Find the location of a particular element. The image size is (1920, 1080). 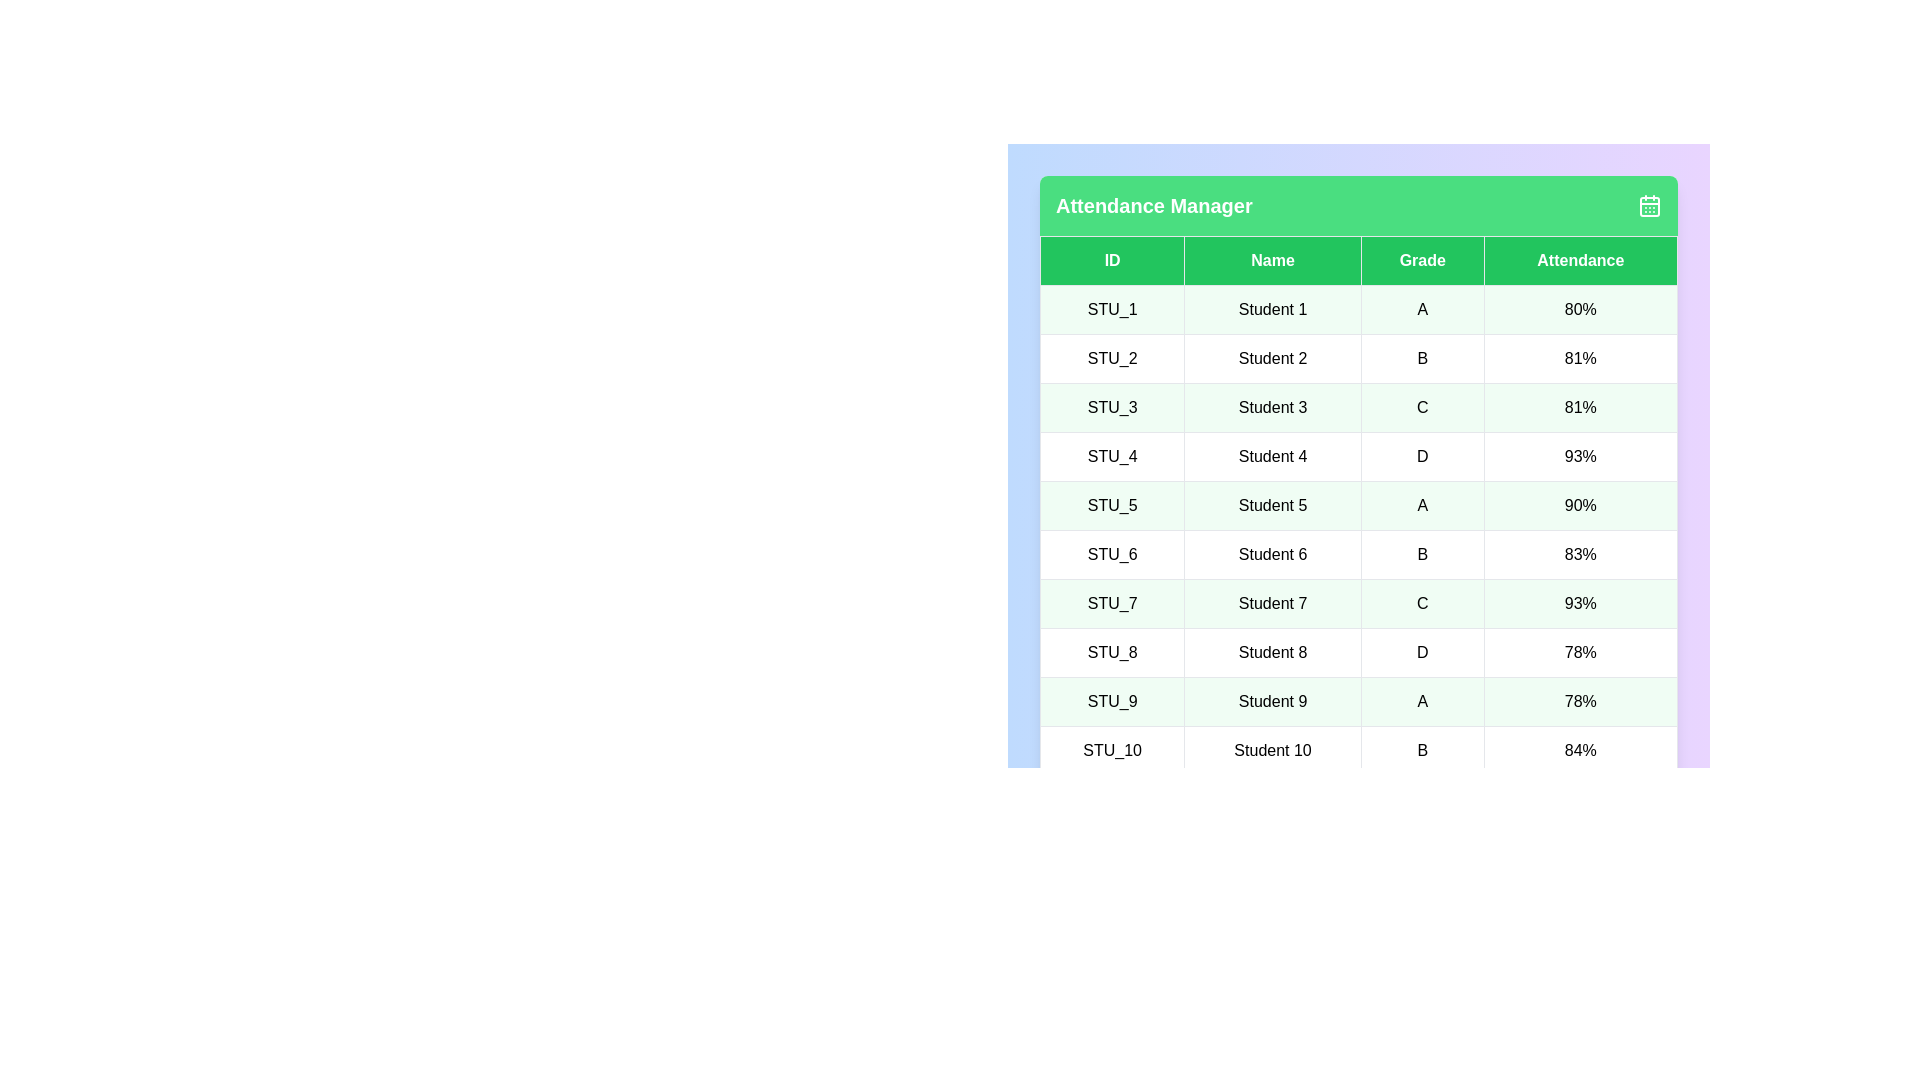

the text within a cell to highlight it is located at coordinates (1271, 309).